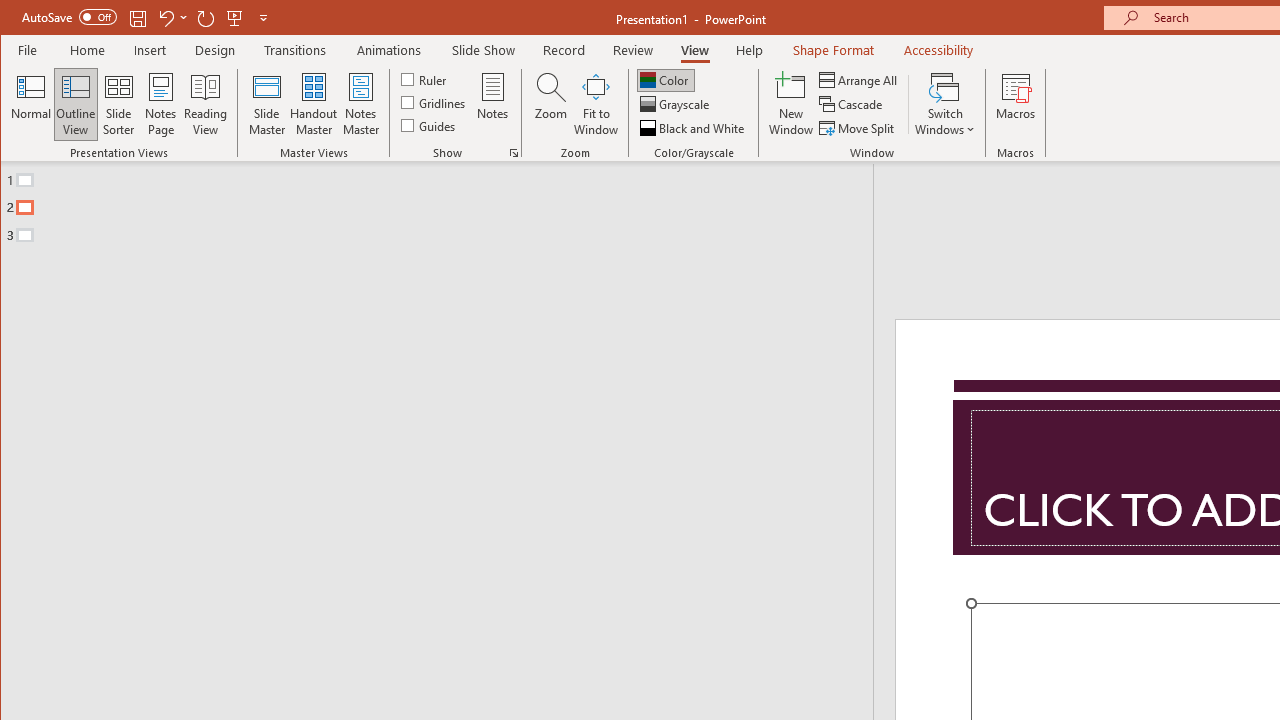 This screenshot has width=1280, height=720. Describe the element at coordinates (145, 18) in the screenshot. I see `'Quick Access Toolbar'` at that location.